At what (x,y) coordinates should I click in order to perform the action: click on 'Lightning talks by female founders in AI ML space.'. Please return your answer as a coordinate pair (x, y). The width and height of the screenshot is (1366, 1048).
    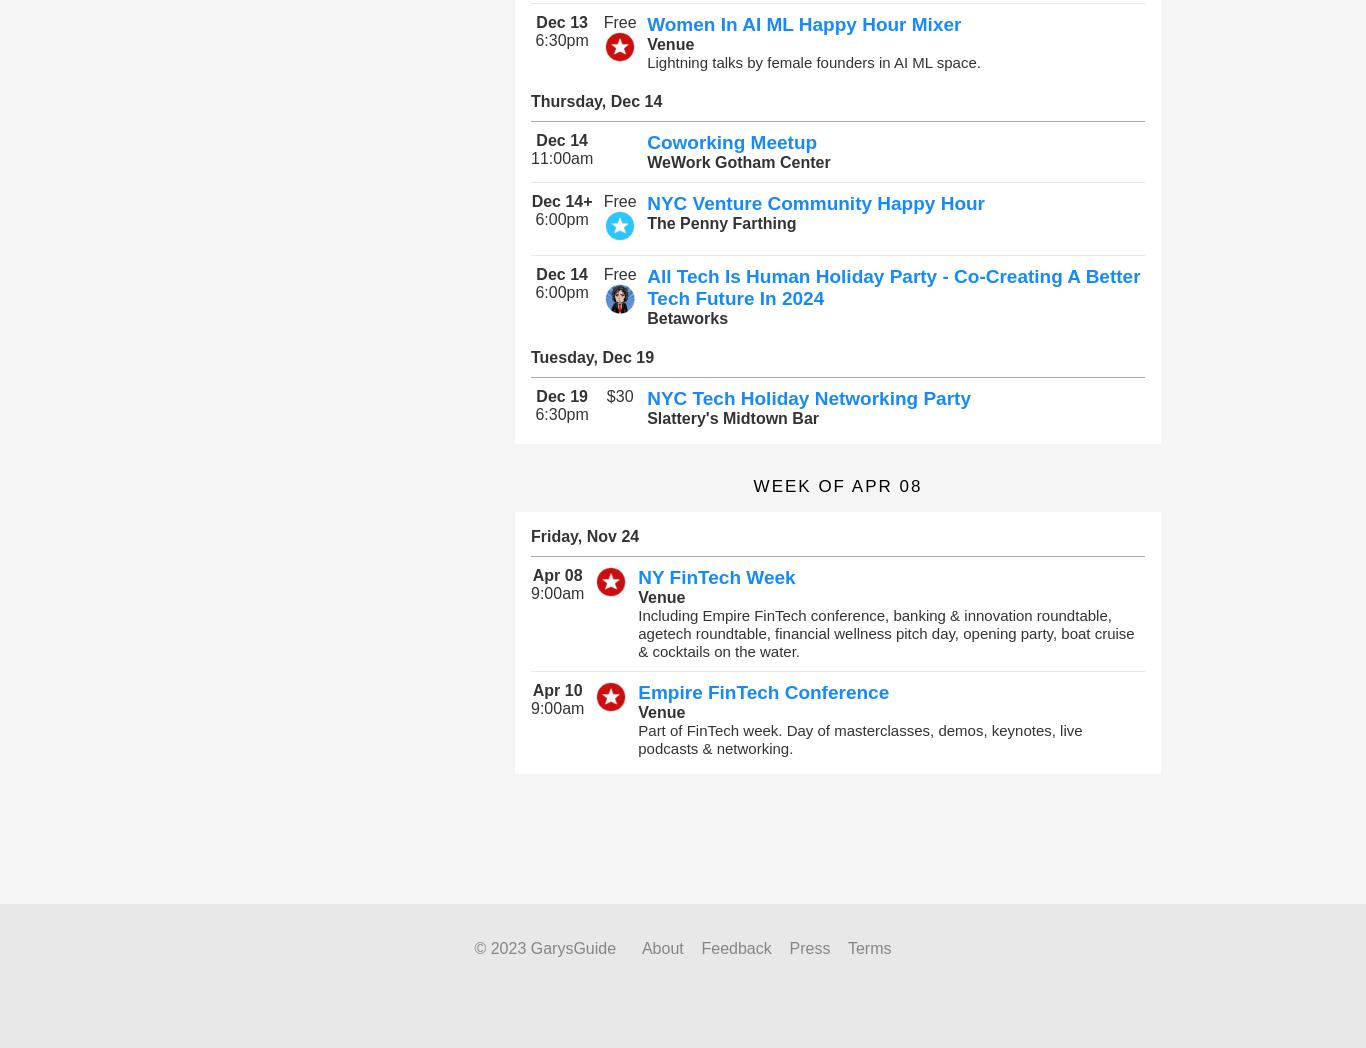
    Looking at the image, I should click on (812, 62).